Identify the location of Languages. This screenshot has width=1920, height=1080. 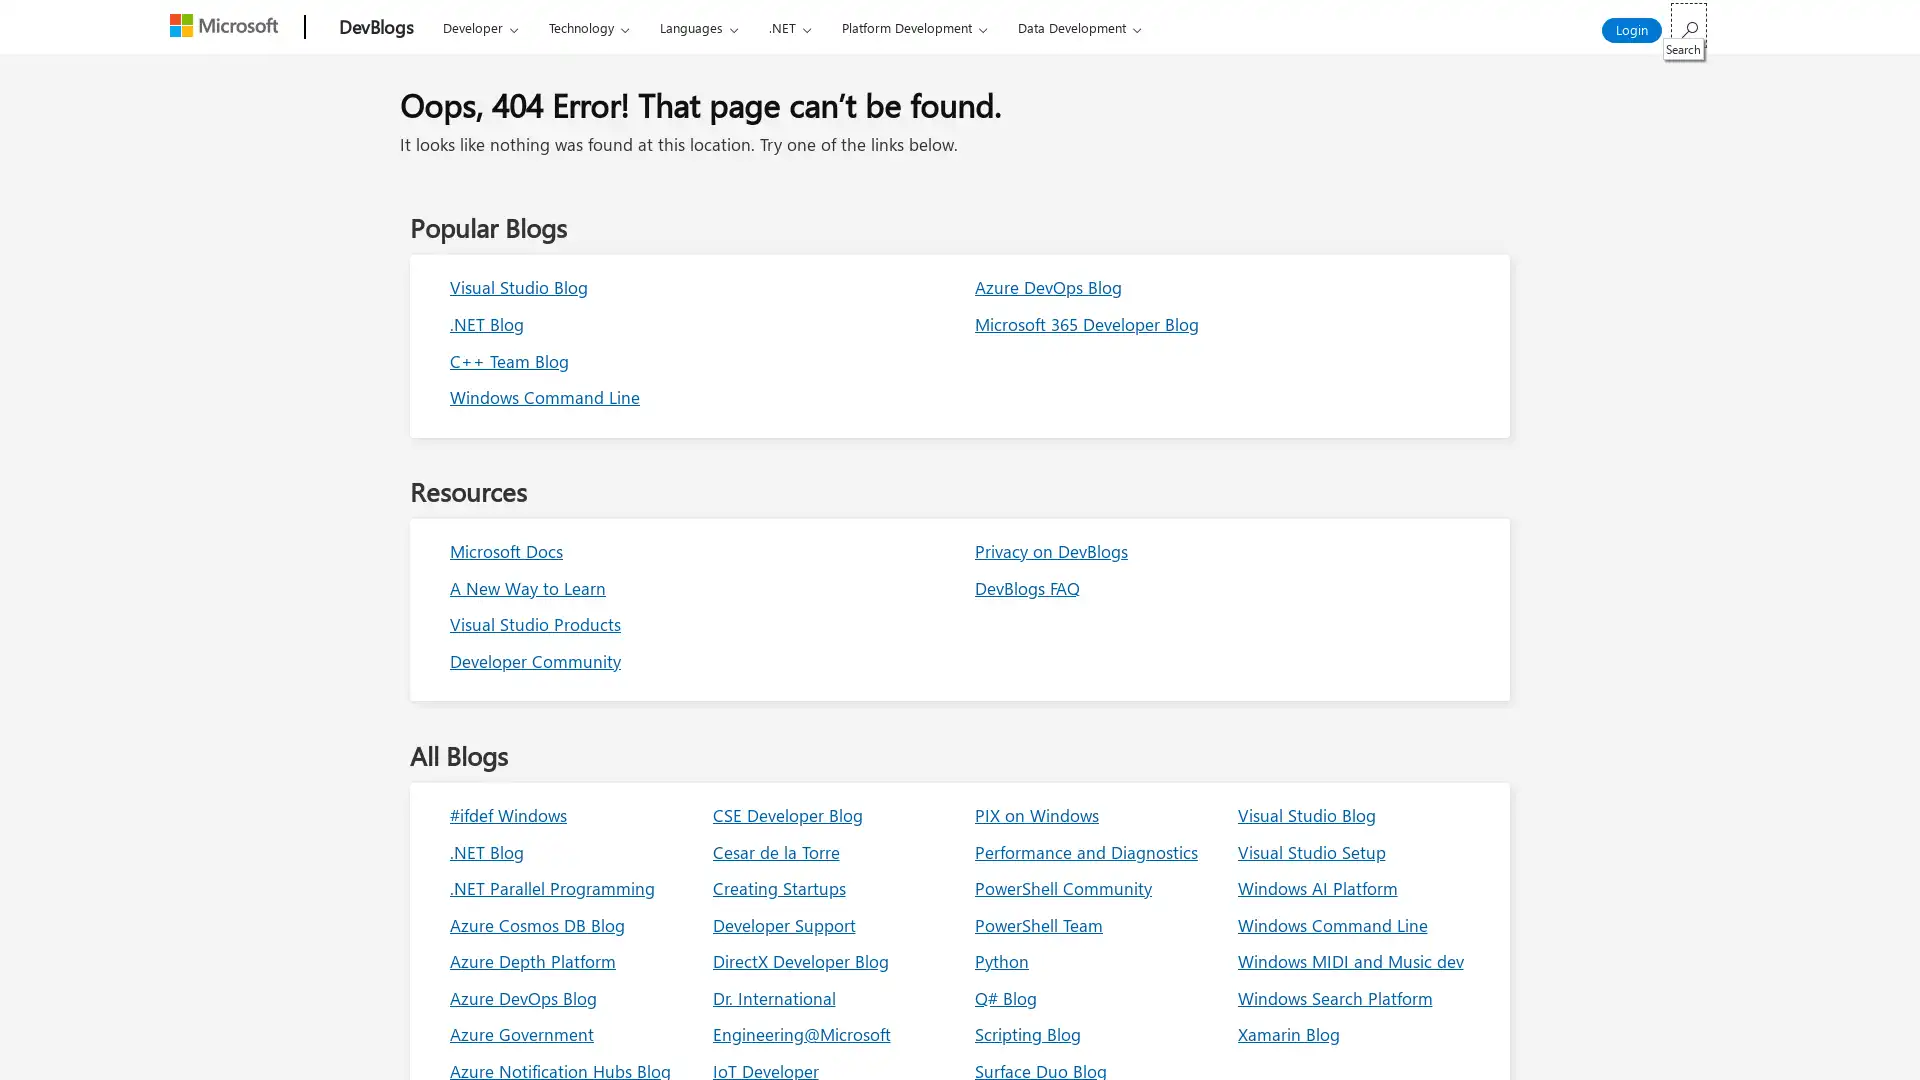
(698, 27).